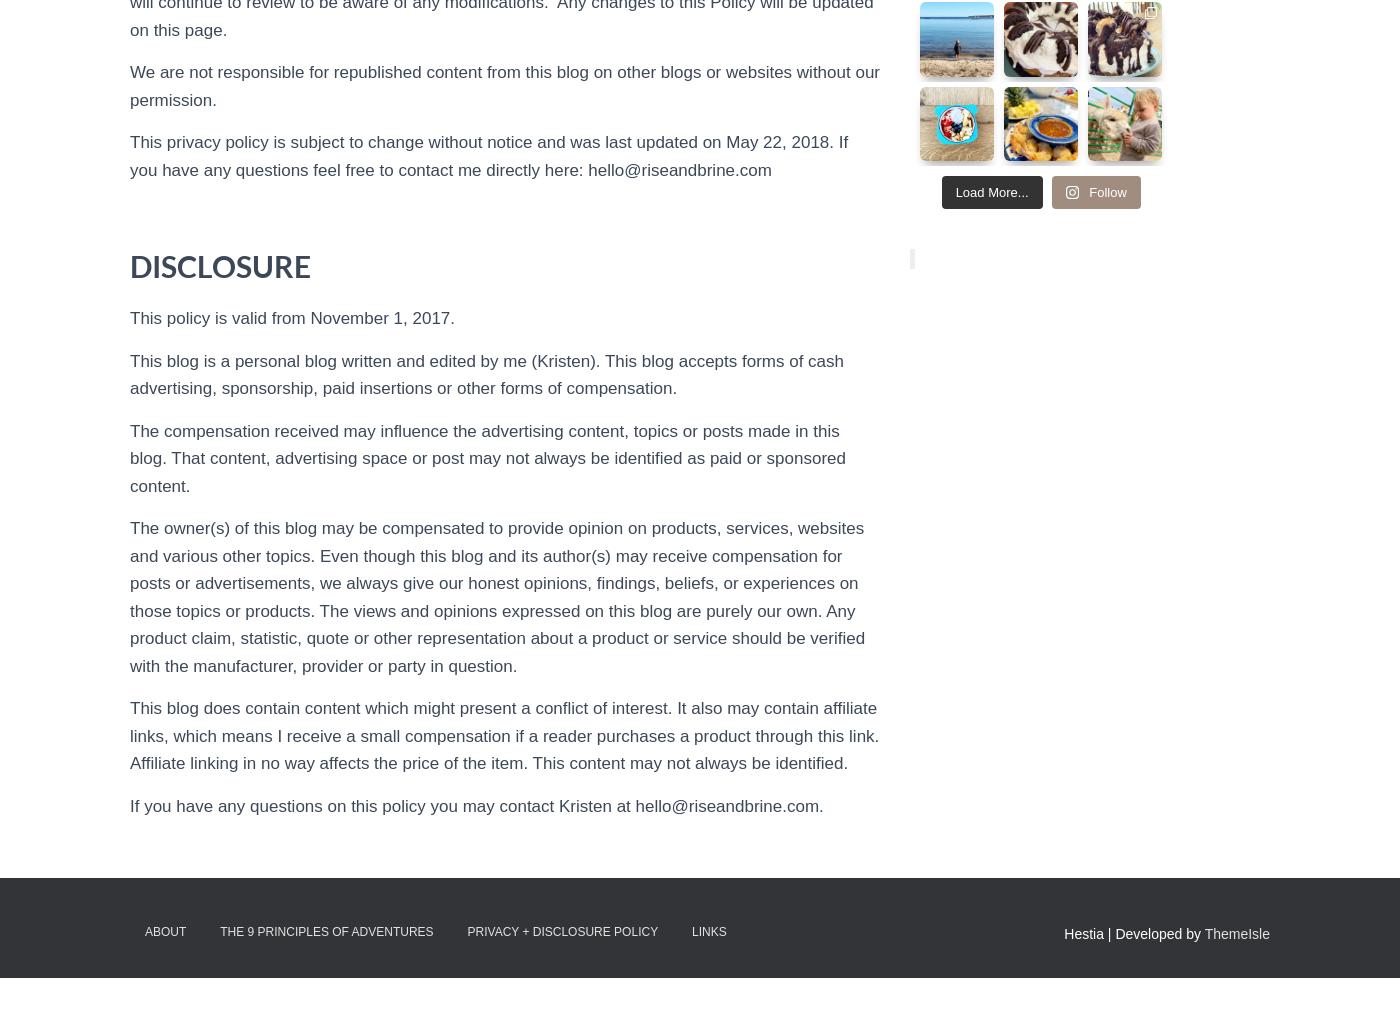 The width and height of the screenshot is (1400, 1010). What do you see at coordinates (130, 374) in the screenshot?
I see `'This blog is a personal blog written and edited by me (Kristen). This blog accepts forms of cash advertising, sponsorship, paid insertions or other forms of compensation.'` at bounding box center [130, 374].